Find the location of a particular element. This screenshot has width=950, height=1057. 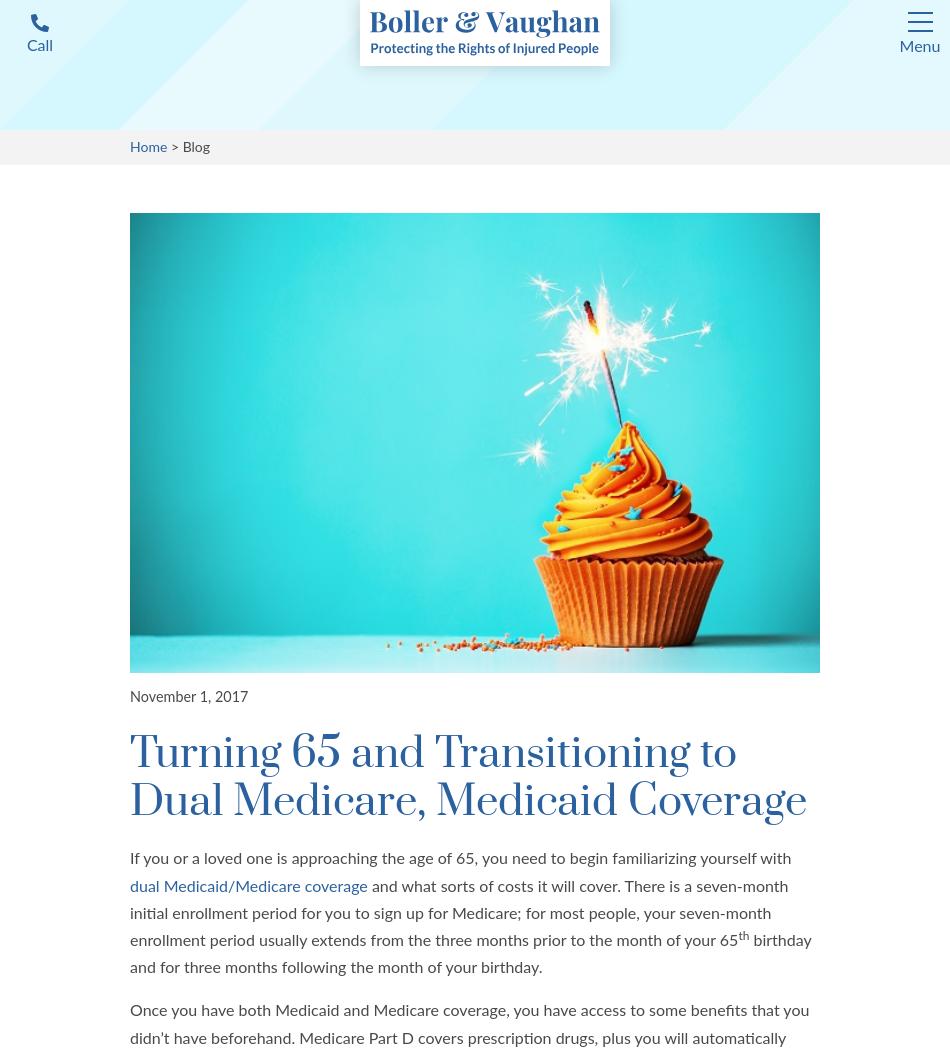

'dual Medicaid/Medicare coverage' is located at coordinates (247, 884).